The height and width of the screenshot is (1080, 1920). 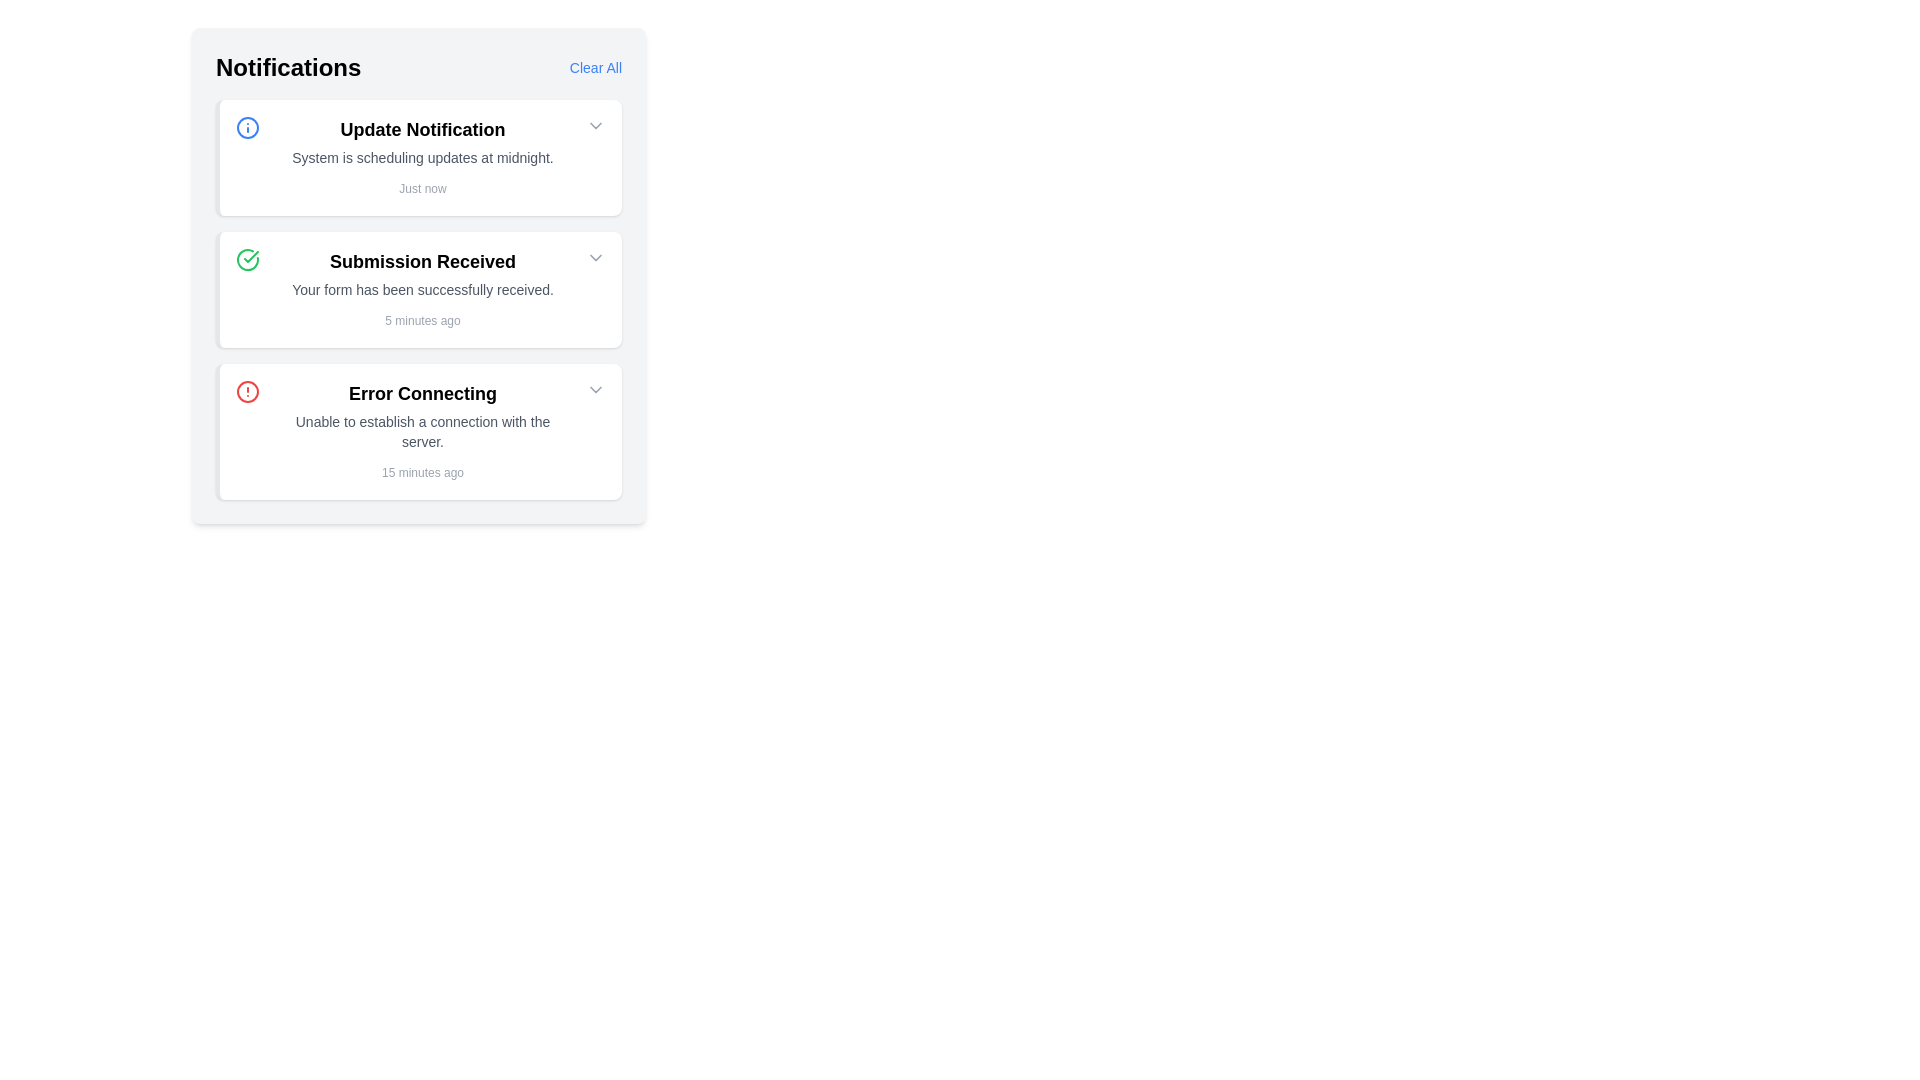 What do you see at coordinates (247, 127) in the screenshot?
I see `the informational icon located to the left of the 'Update Notification' header in the notification list` at bounding box center [247, 127].